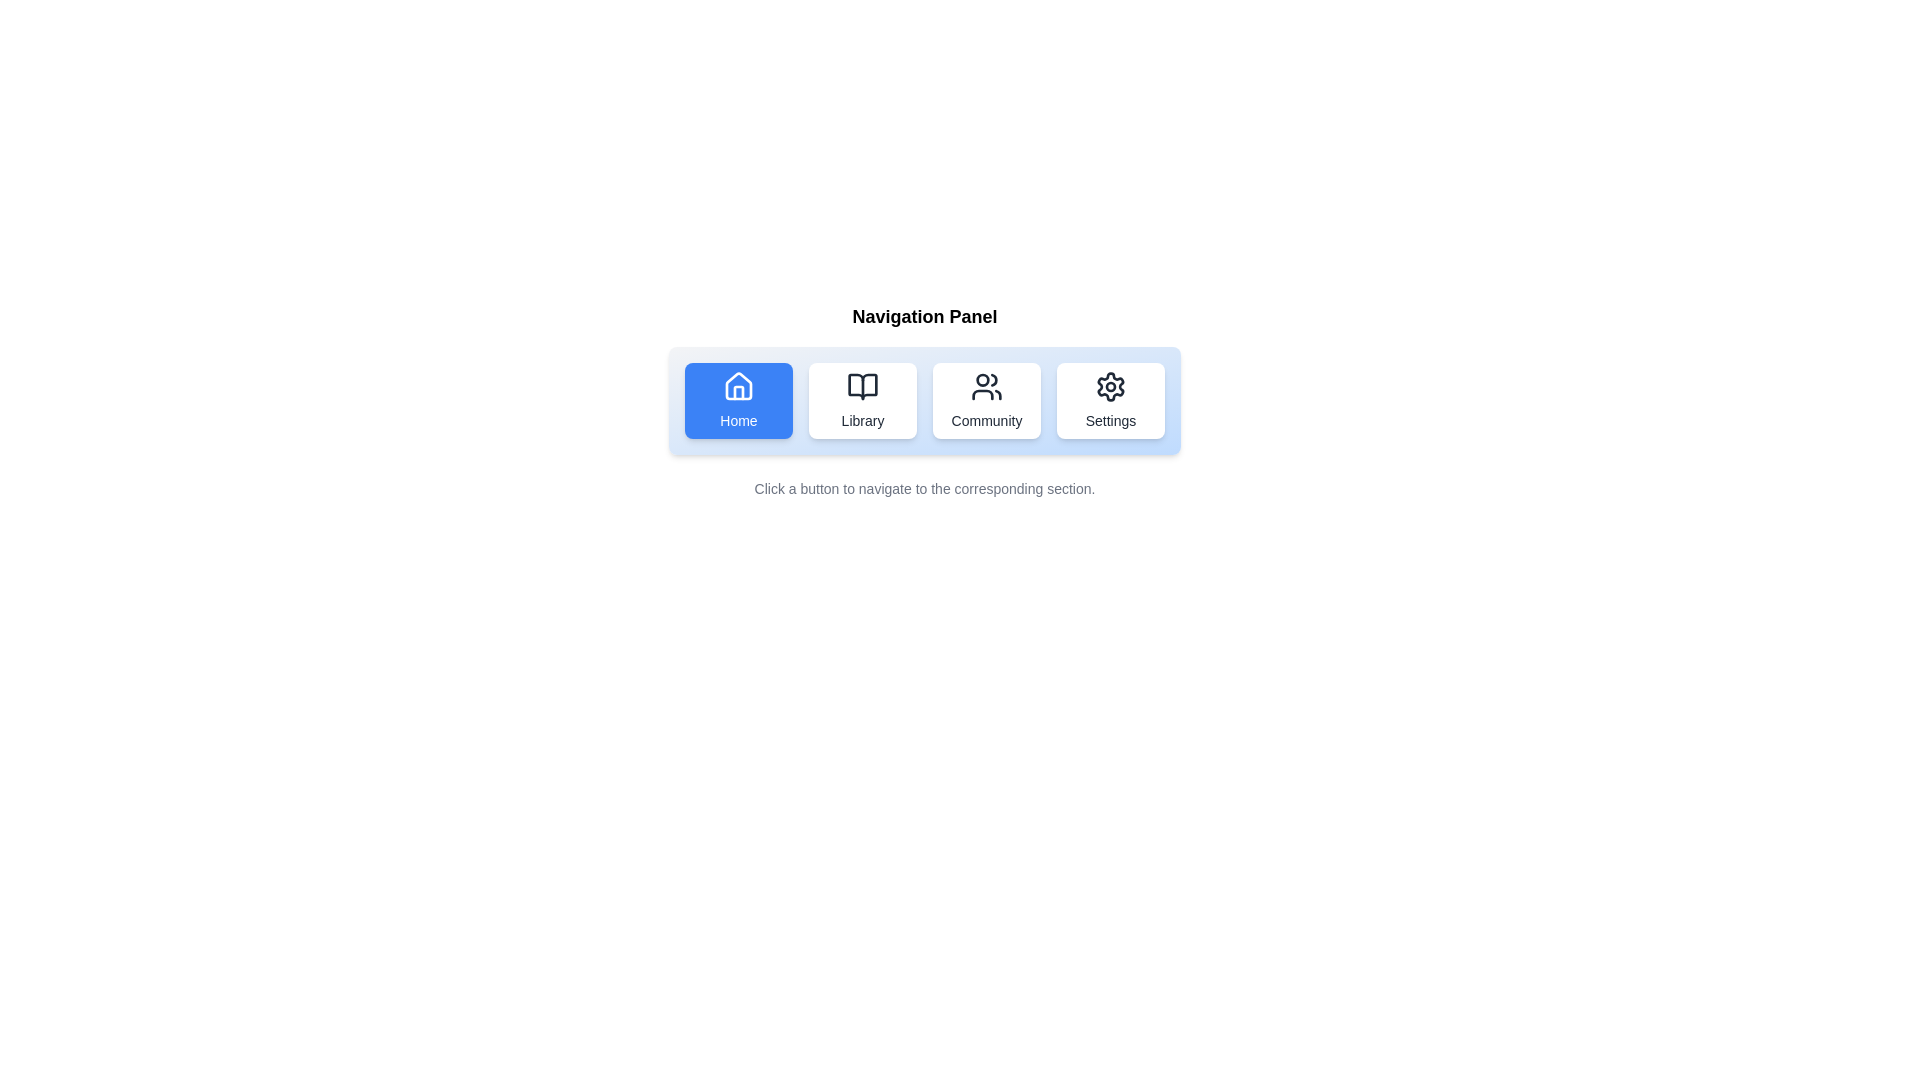  What do you see at coordinates (983, 380) in the screenshot?
I see `the small circular shape representing a user's head in the Community icon, which is the third icon from the left in the navigation bar` at bounding box center [983, 380].